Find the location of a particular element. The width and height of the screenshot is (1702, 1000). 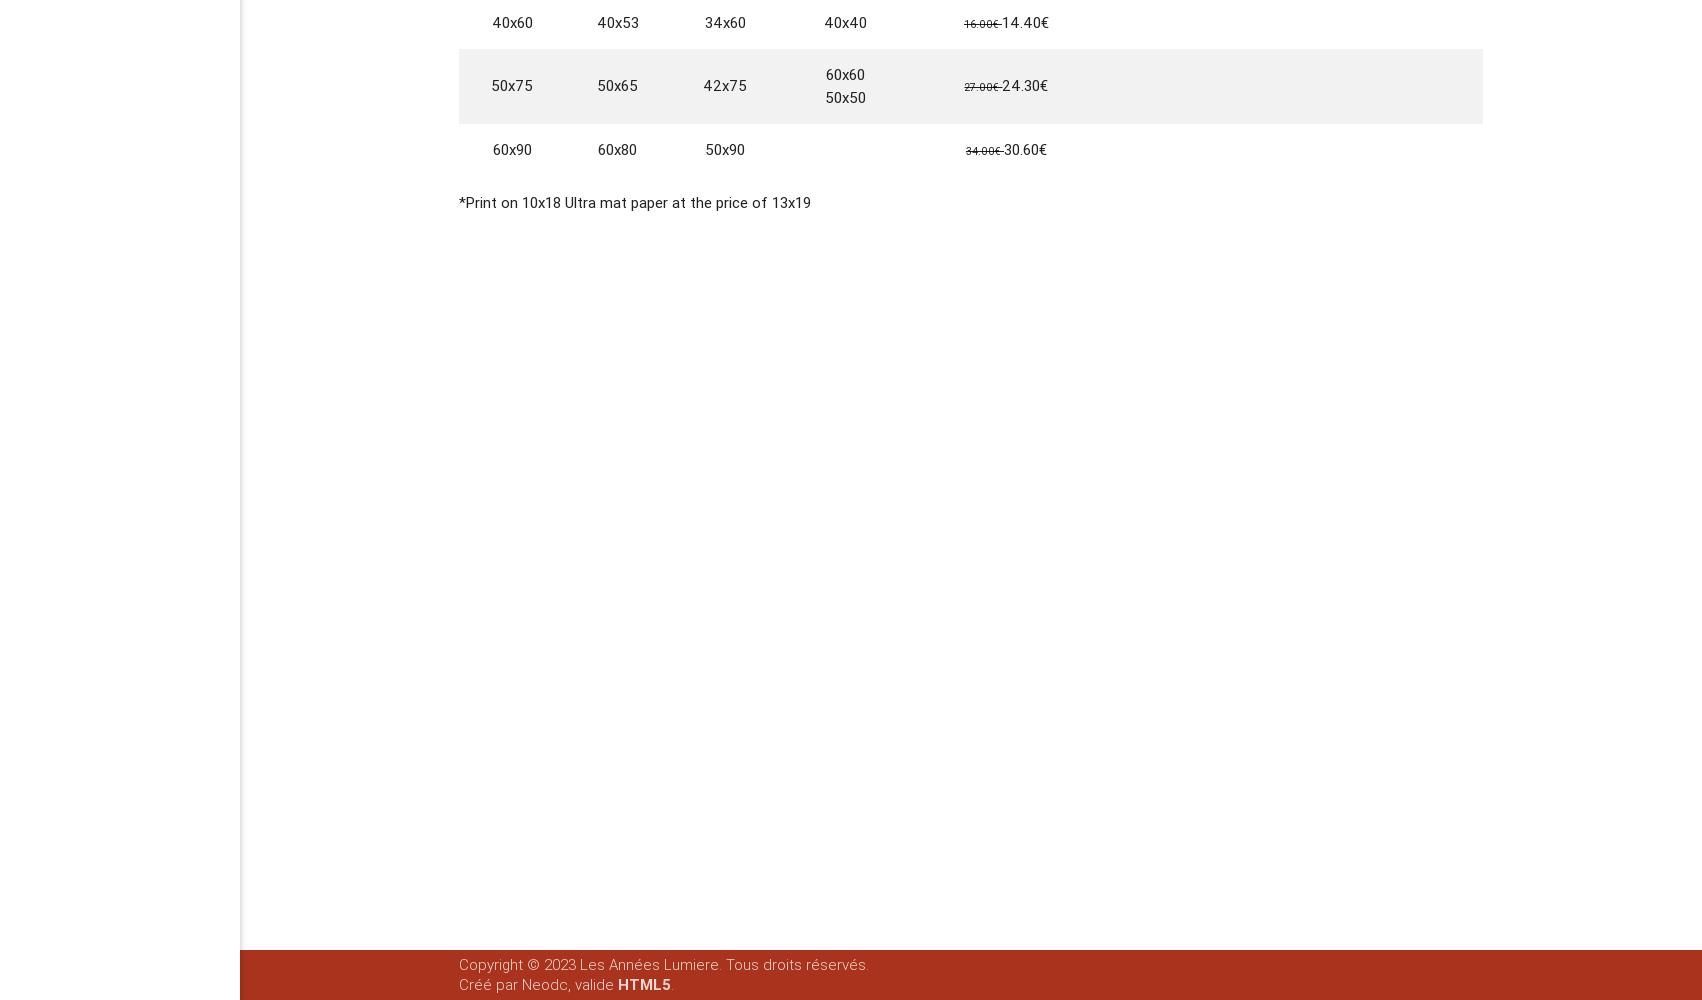

'27.00€' is located at coordinates (983, 86).